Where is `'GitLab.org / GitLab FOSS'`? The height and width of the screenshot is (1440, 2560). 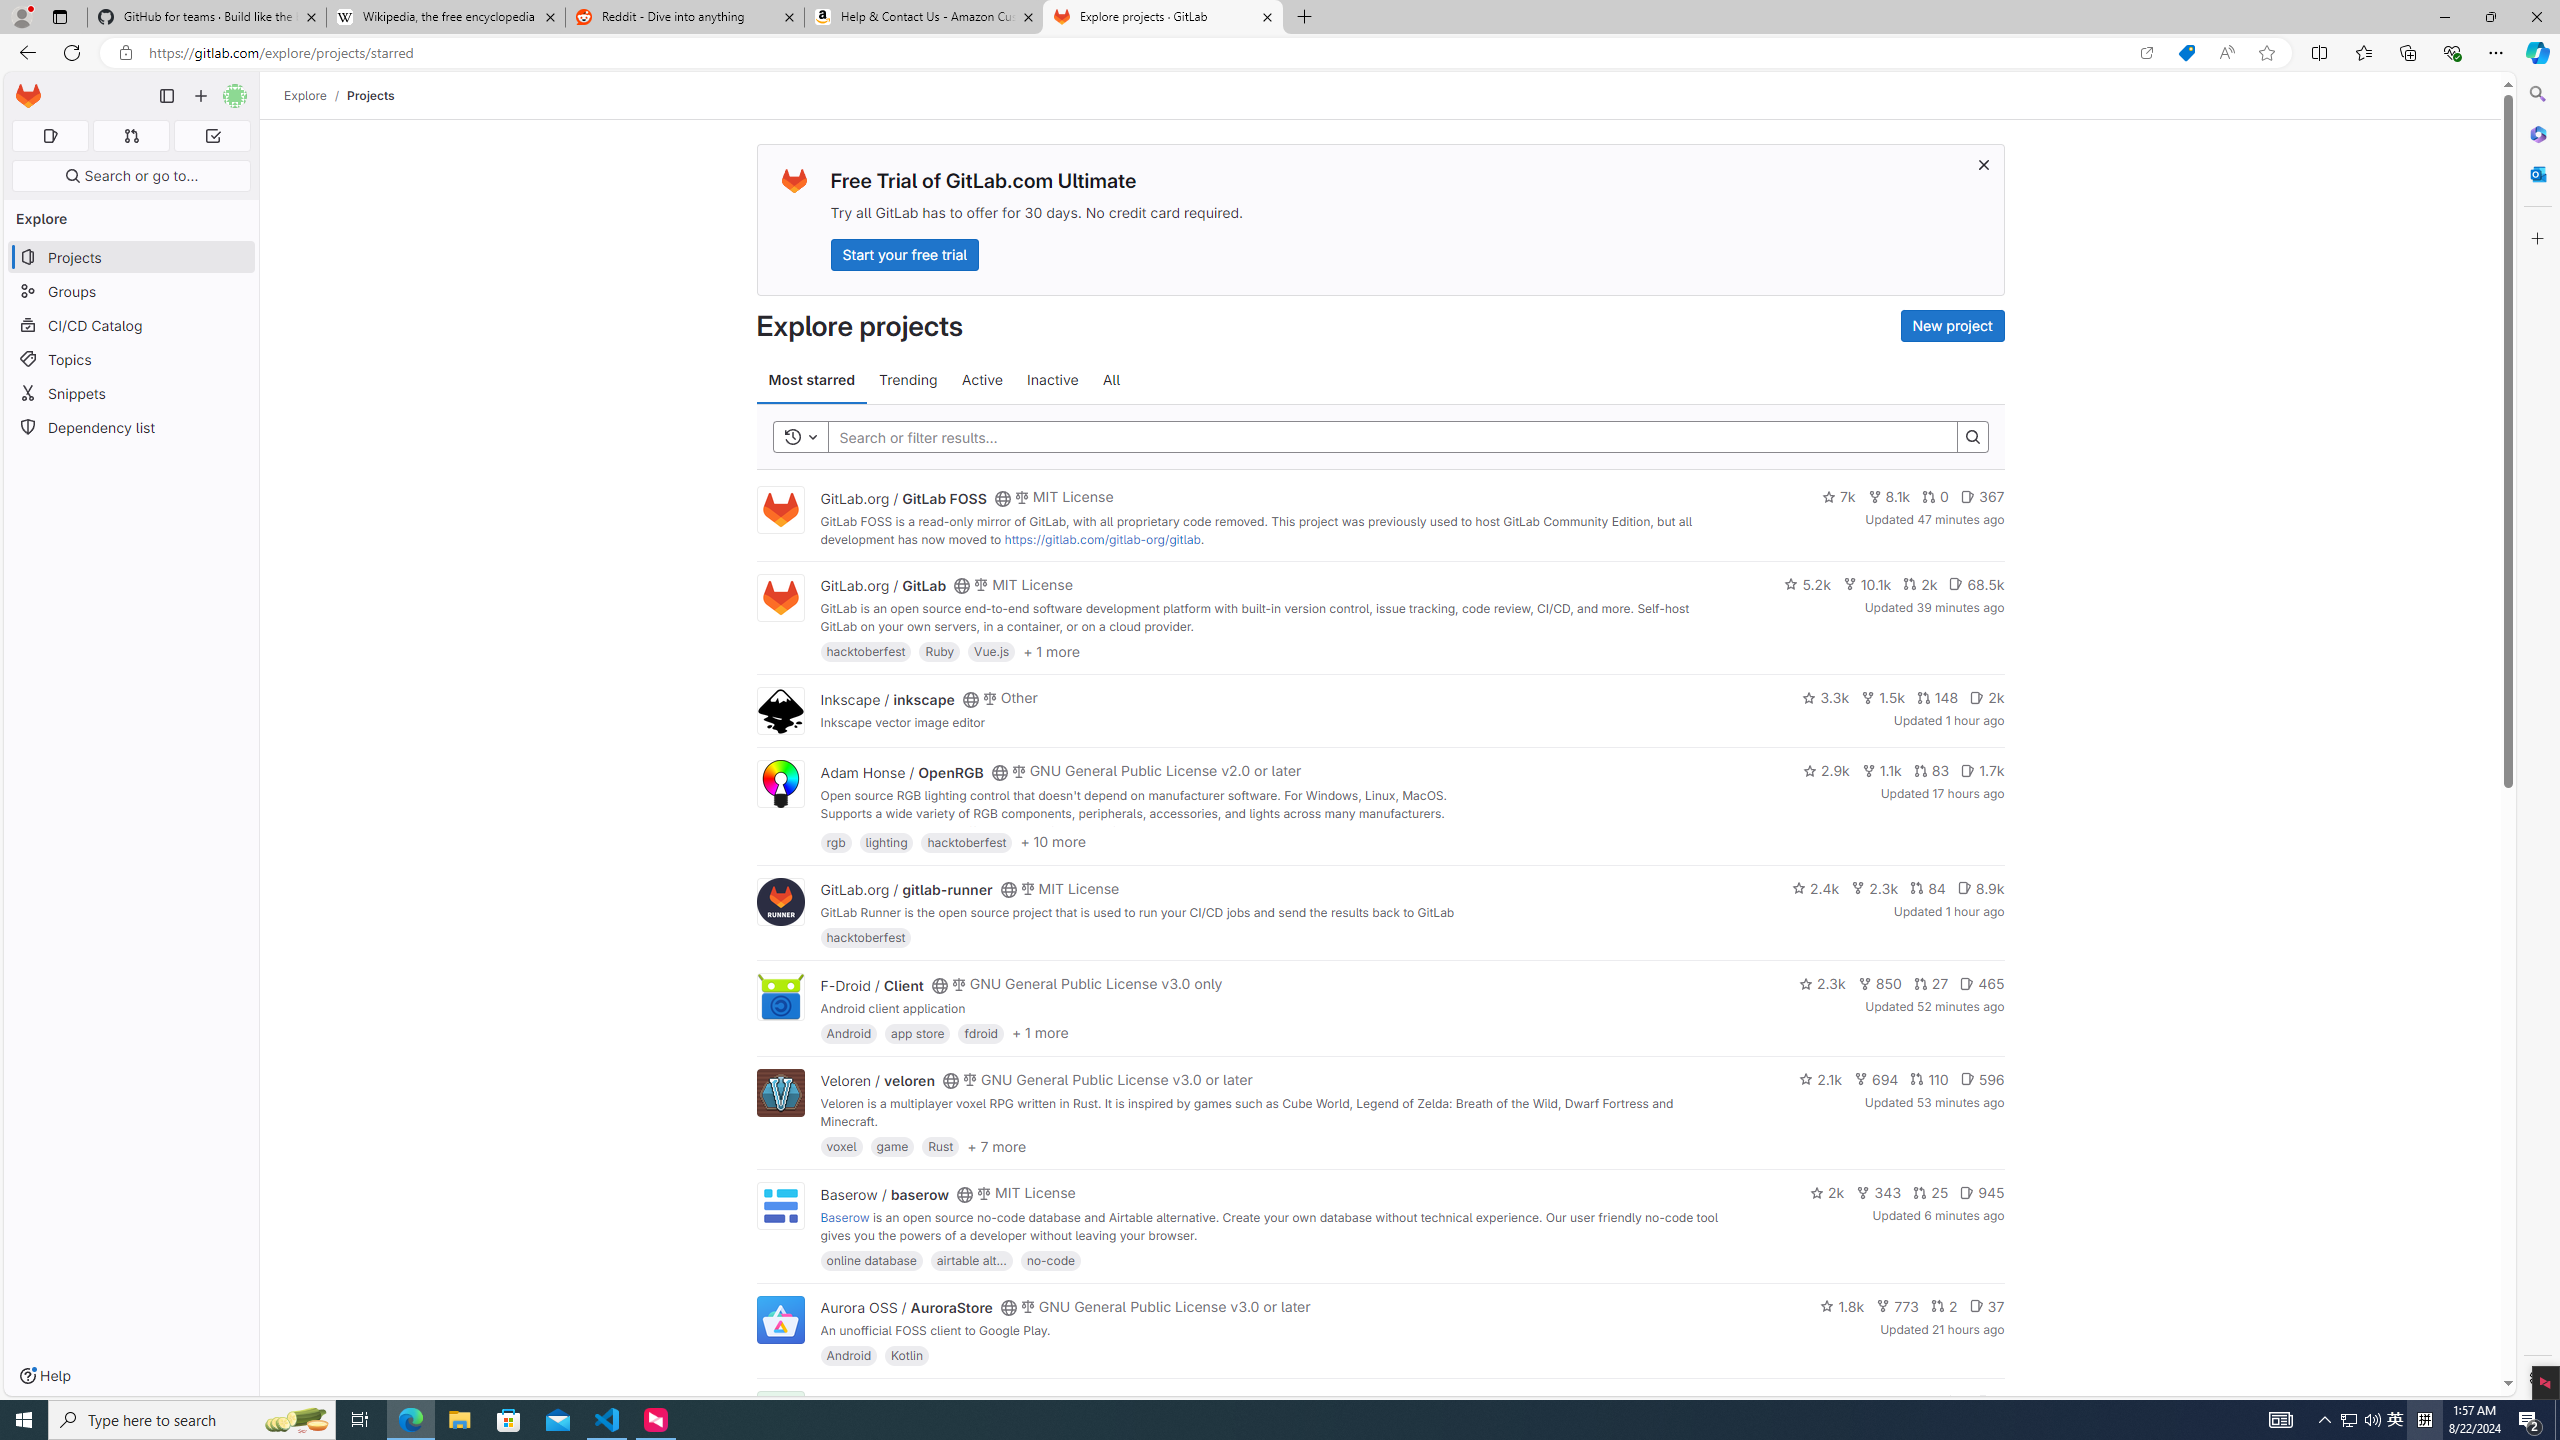 'GitLab.org / GitLab FOSS' is located at coordinates (902, 497).